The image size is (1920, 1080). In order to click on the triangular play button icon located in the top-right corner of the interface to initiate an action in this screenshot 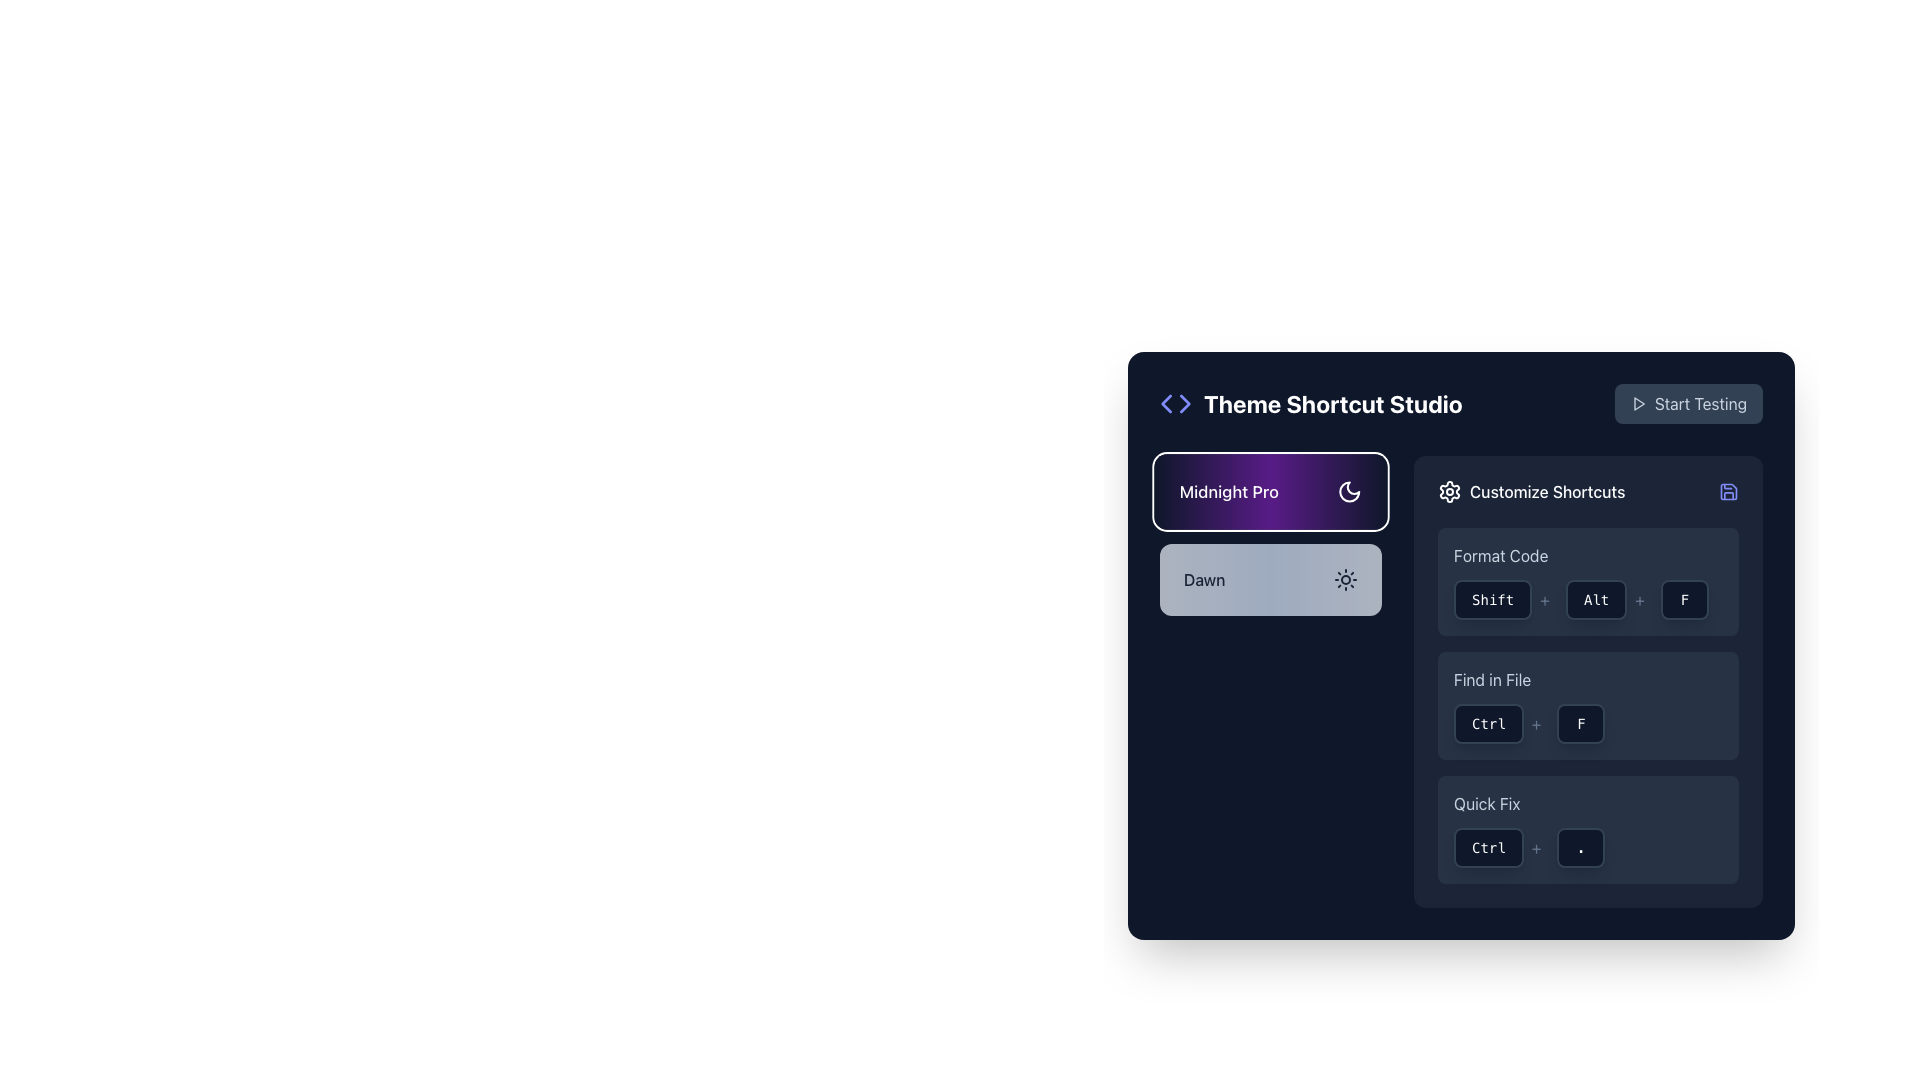, I will do `click(1638, 404)`.